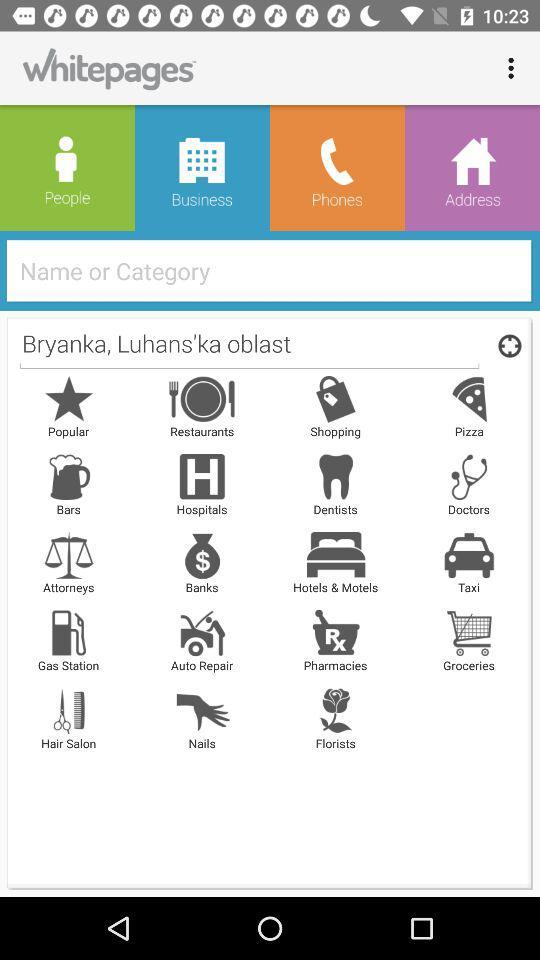 This screenshot has height=960, width=540. Describe the element at coordinates (505, 345) in the screenshot. I see `item above the pizza icon` at that location.